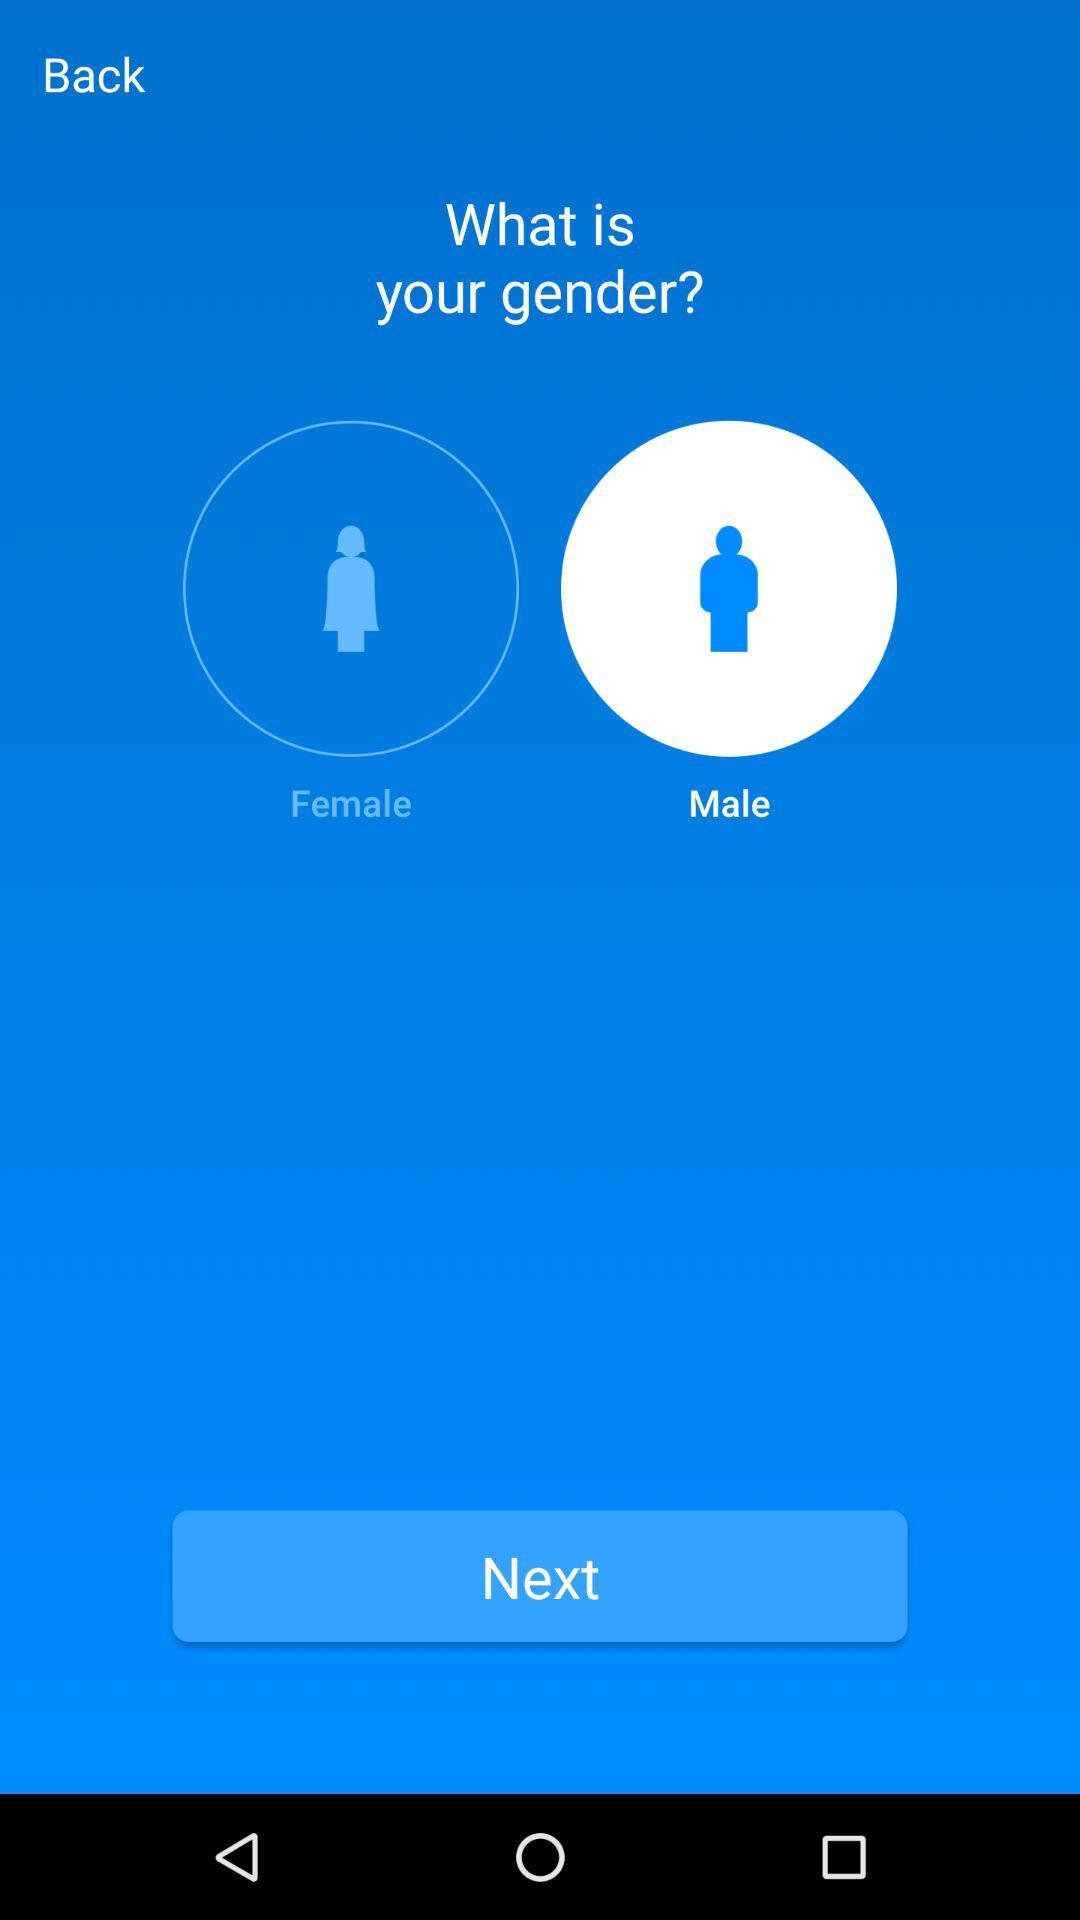  I want to click on next item, so click(540, 1575).